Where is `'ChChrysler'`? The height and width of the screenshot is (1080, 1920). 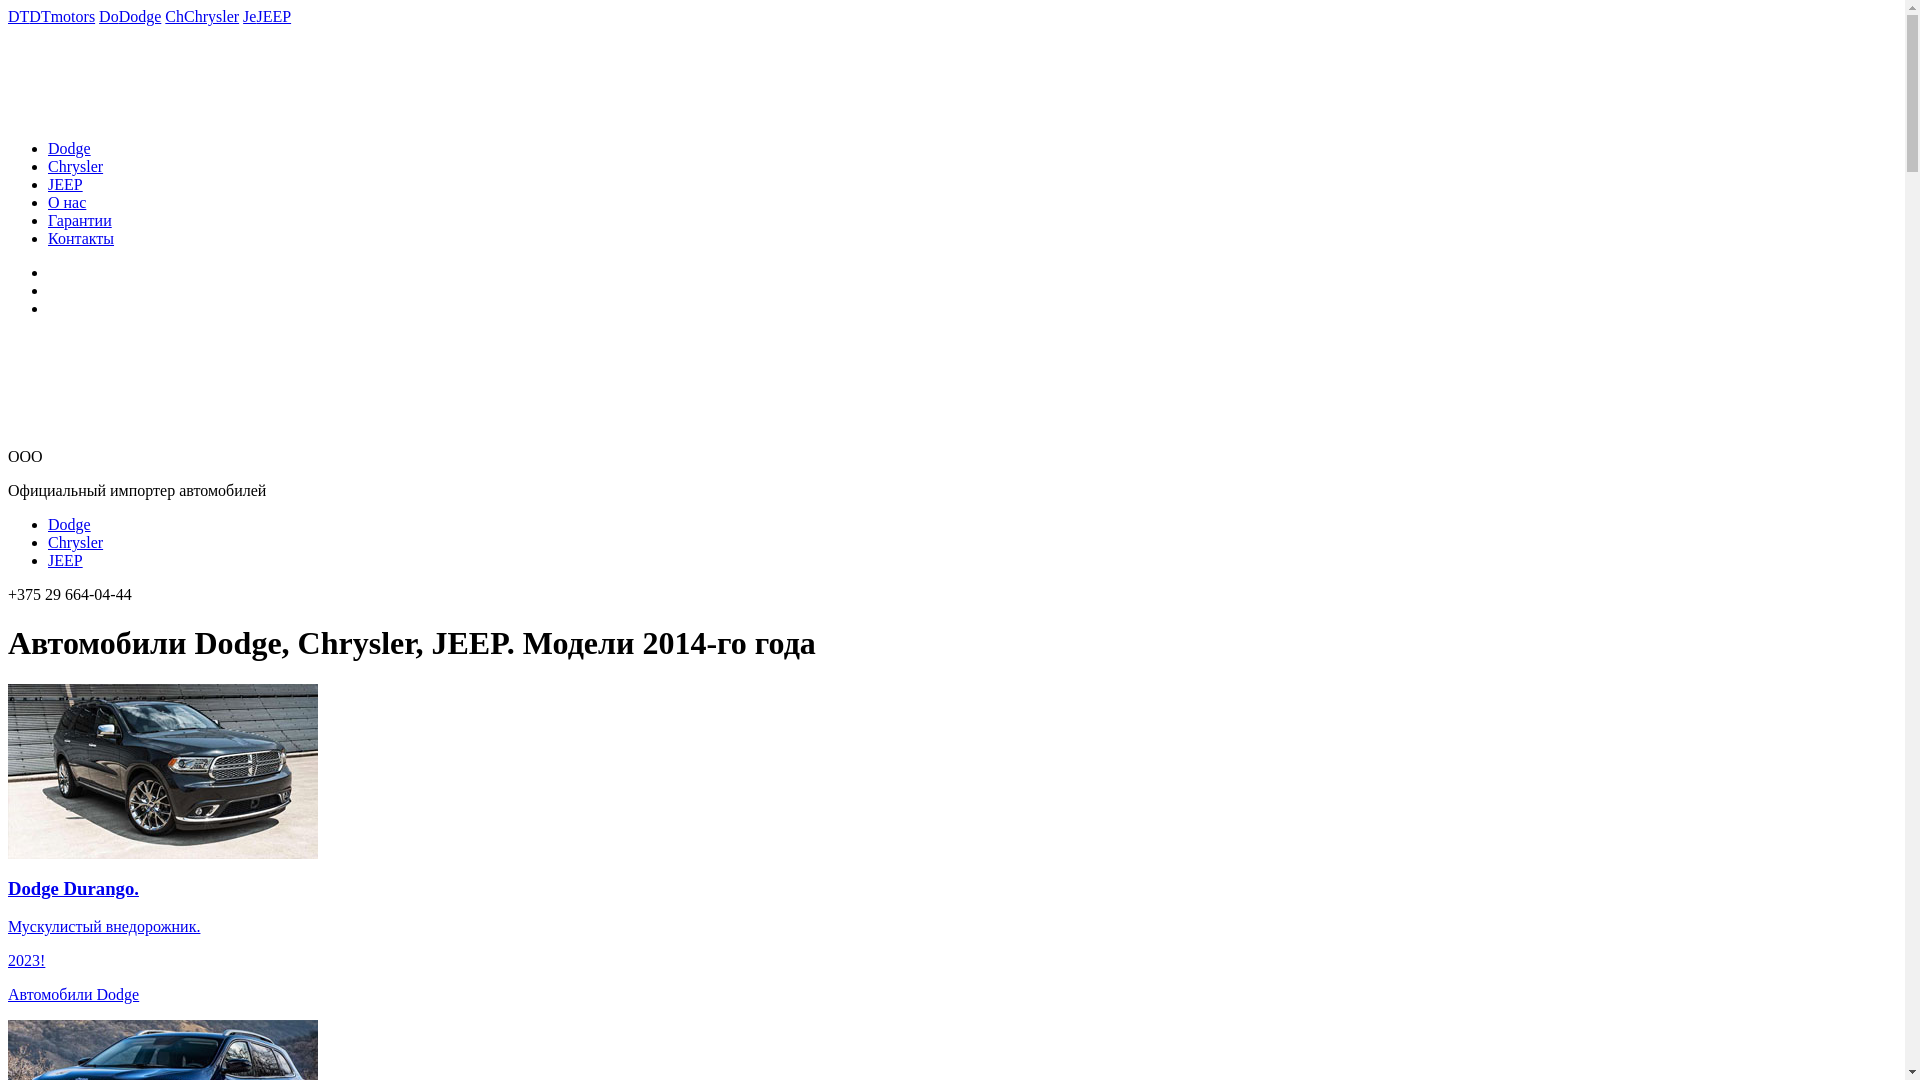
'ChChrysler' is located at coordinates (201, 16).